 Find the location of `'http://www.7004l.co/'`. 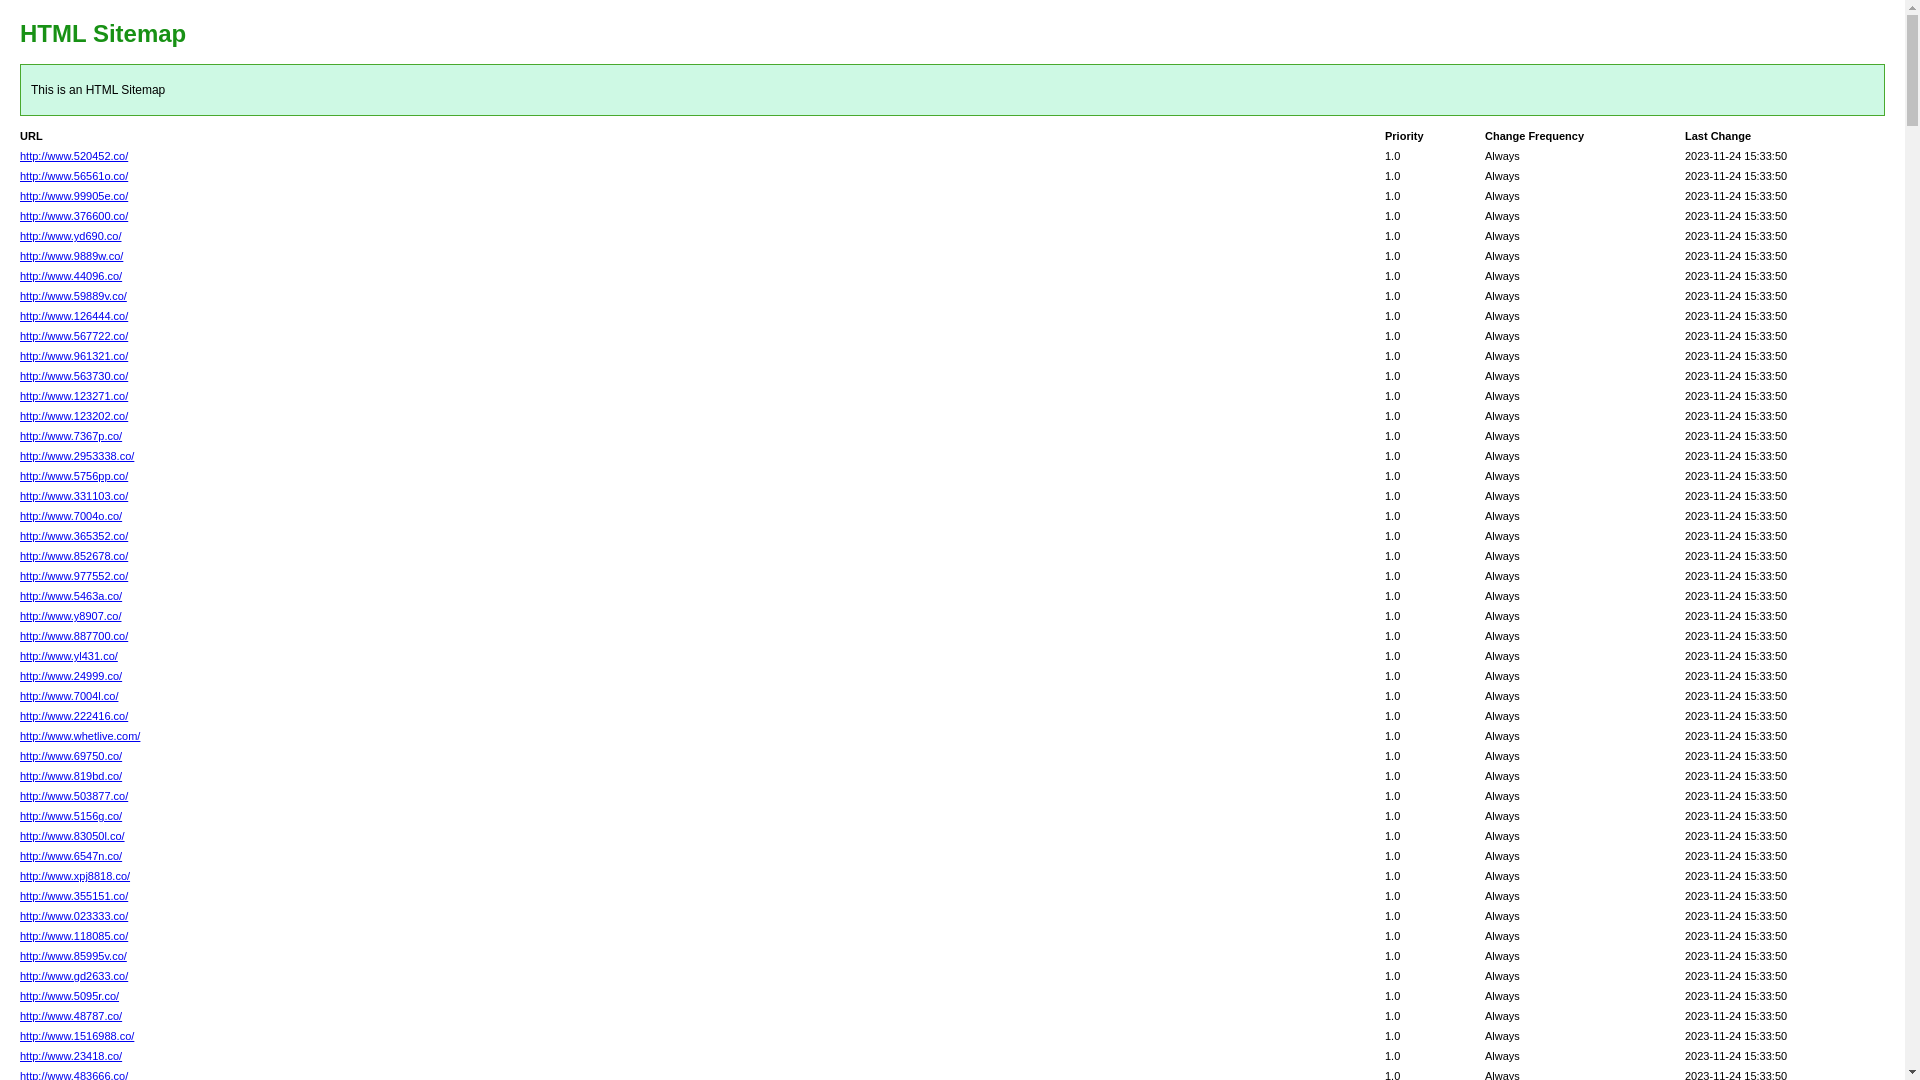

'http://www.7004l.co/' is located at coordinates (19, 694).